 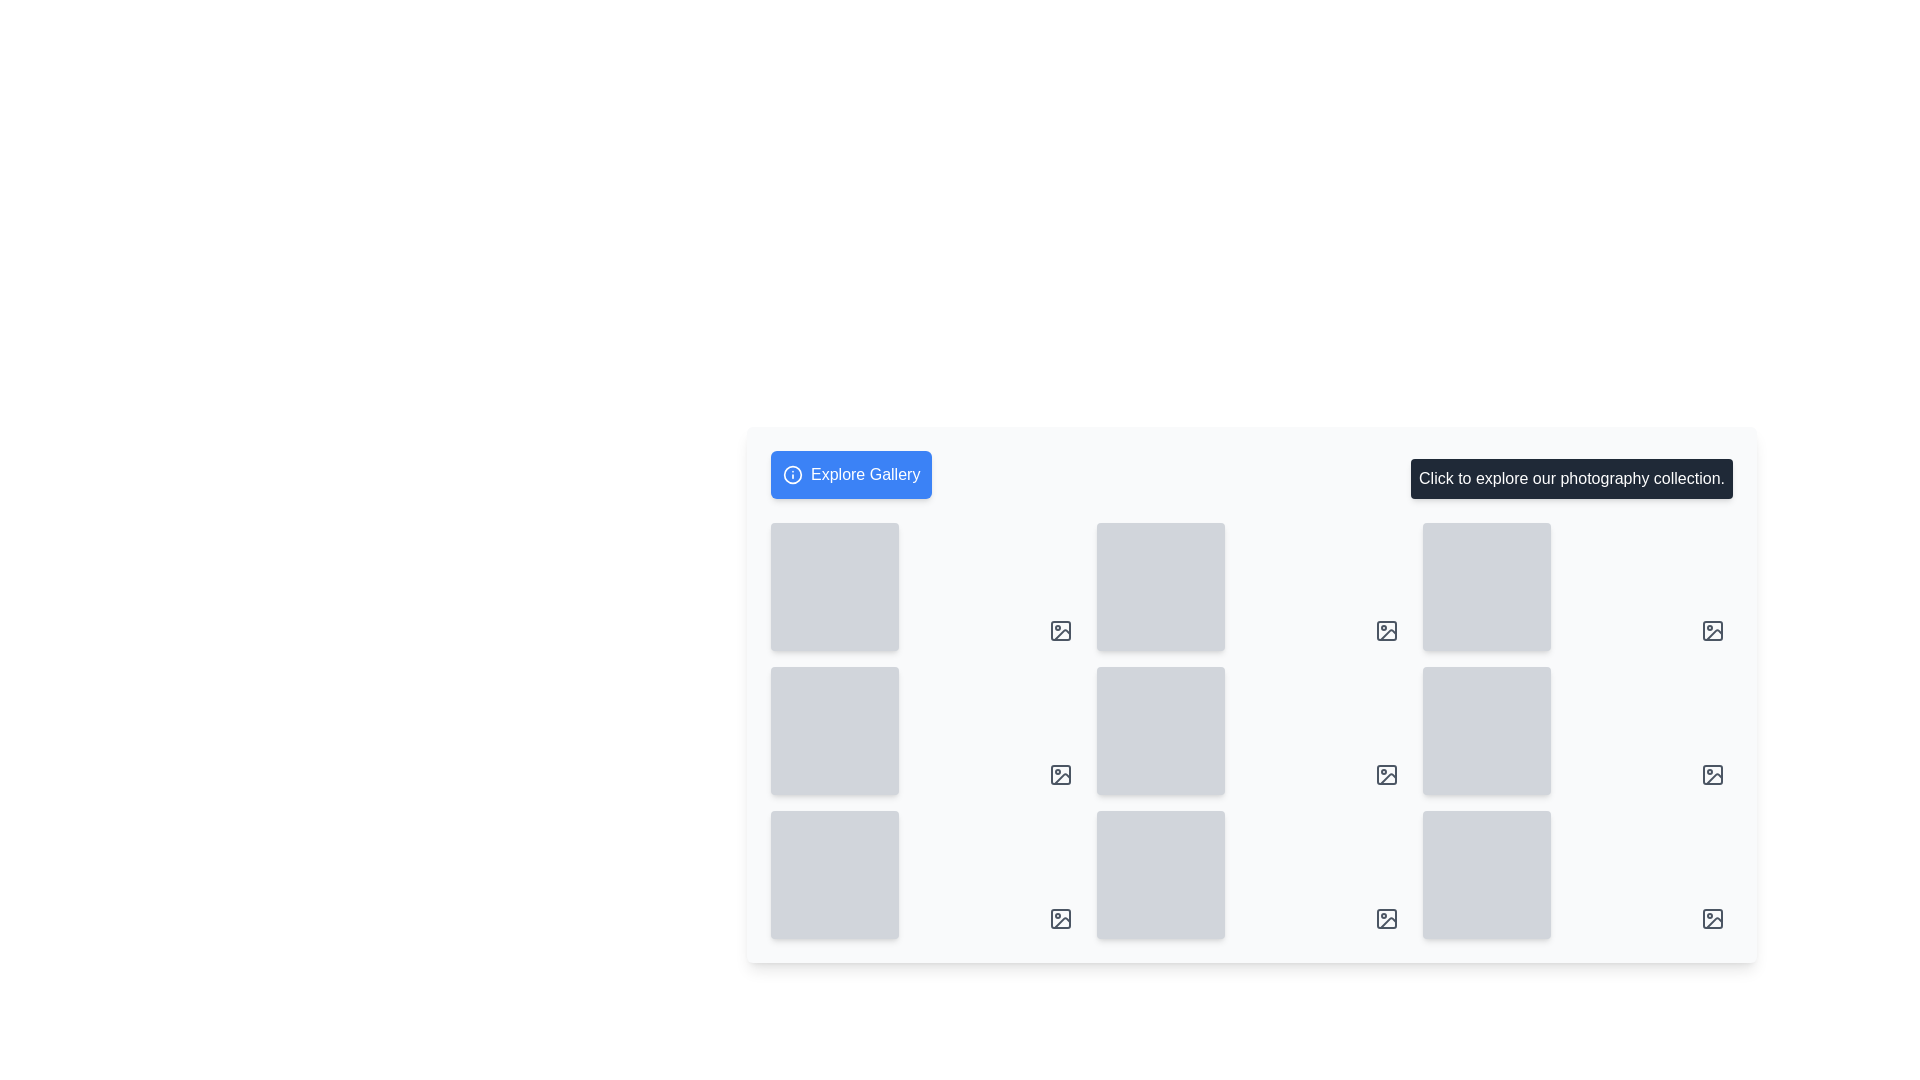 What do you see at coordinates (1059, 631) in the screenshot?
I see `the small gray square icon` at bounding box center [1059, 631].